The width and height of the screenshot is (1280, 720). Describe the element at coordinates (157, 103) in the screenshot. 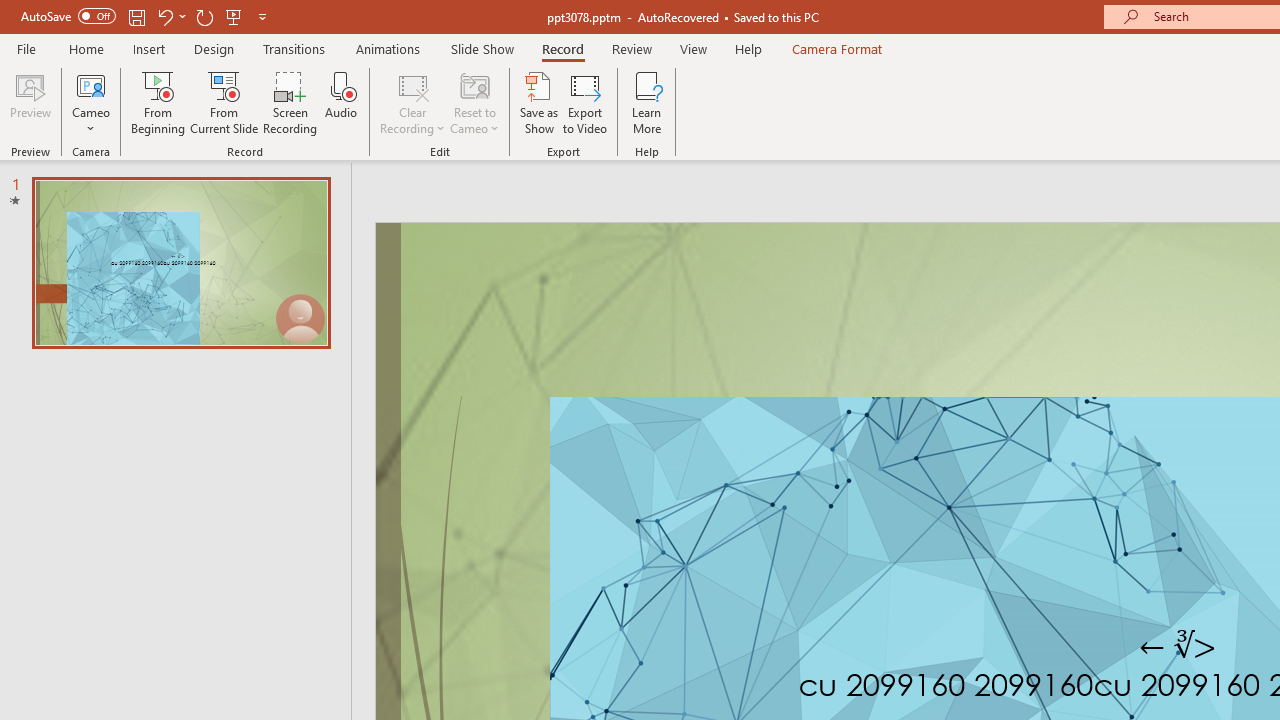

I see `'From Beginning...'` at that location.